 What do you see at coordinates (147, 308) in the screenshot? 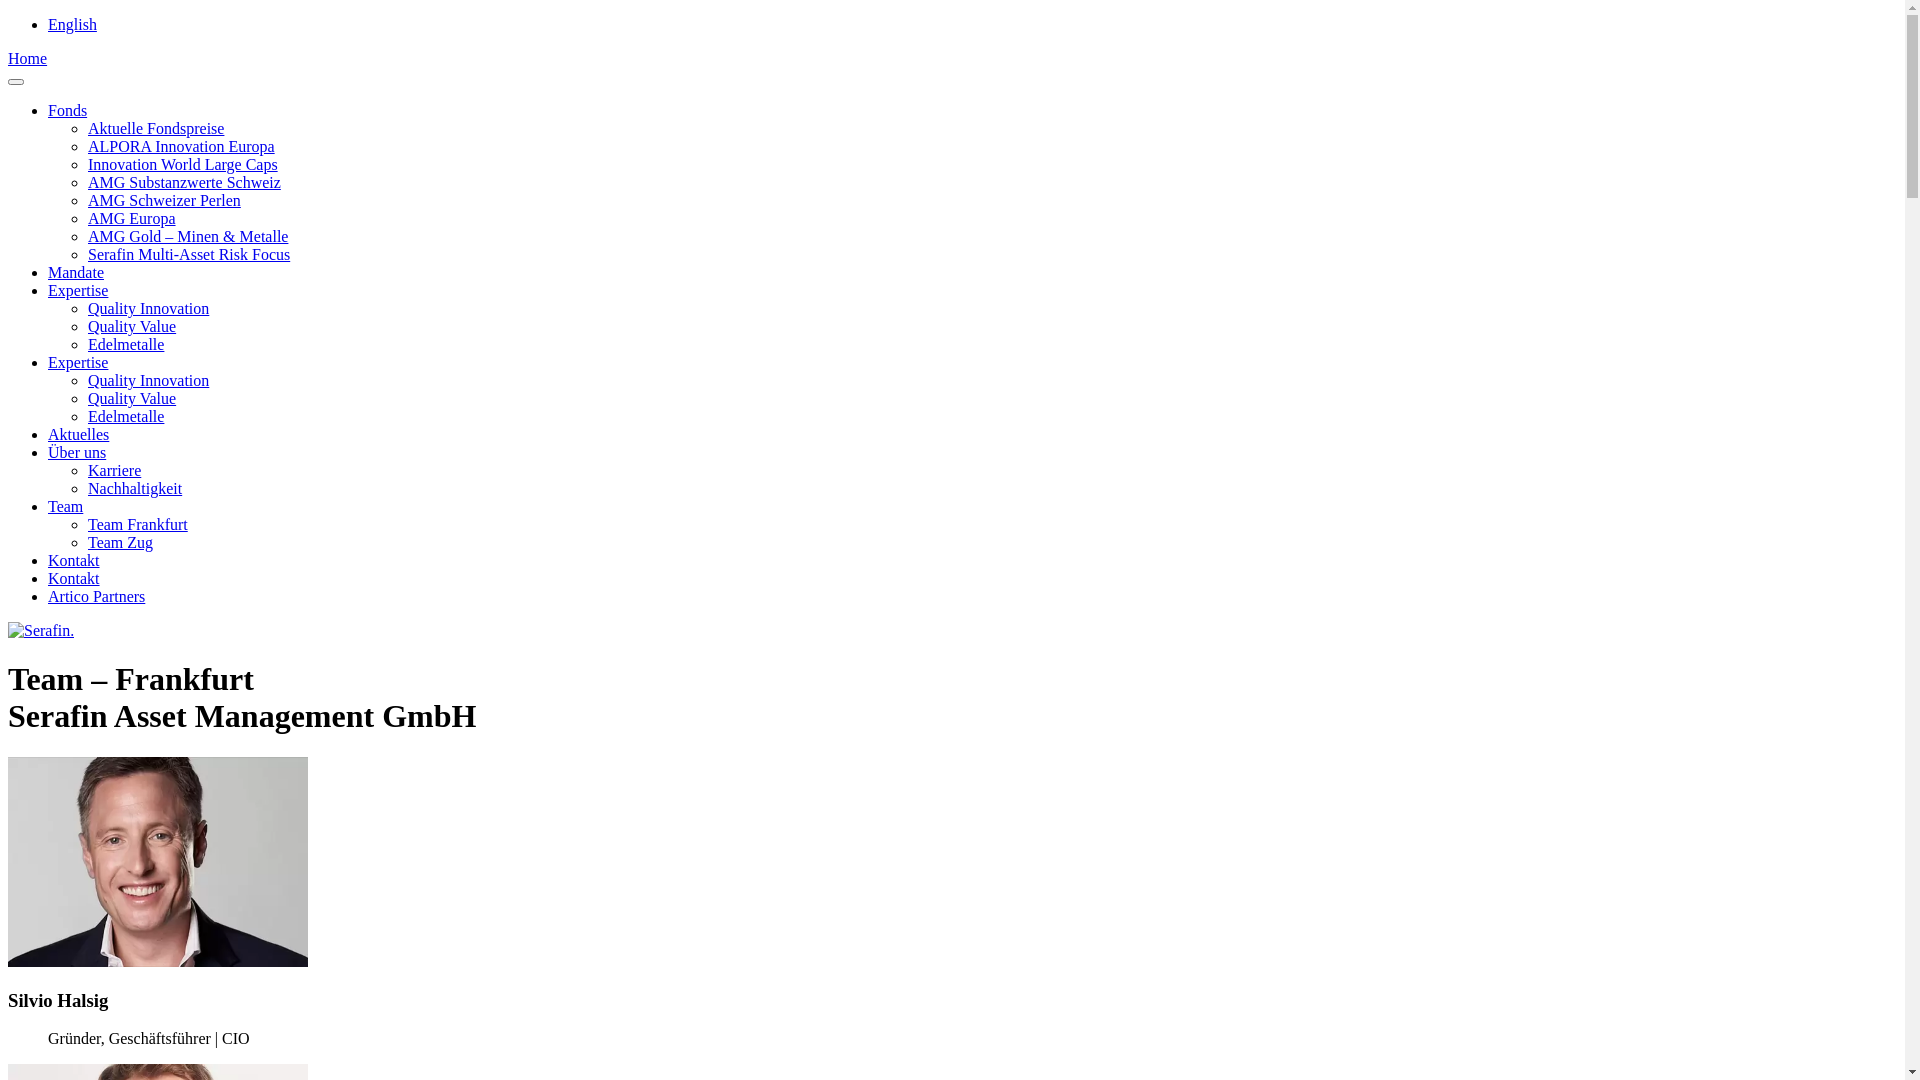
I see `'Quality Innovation'` at bounding box center [147, 308].